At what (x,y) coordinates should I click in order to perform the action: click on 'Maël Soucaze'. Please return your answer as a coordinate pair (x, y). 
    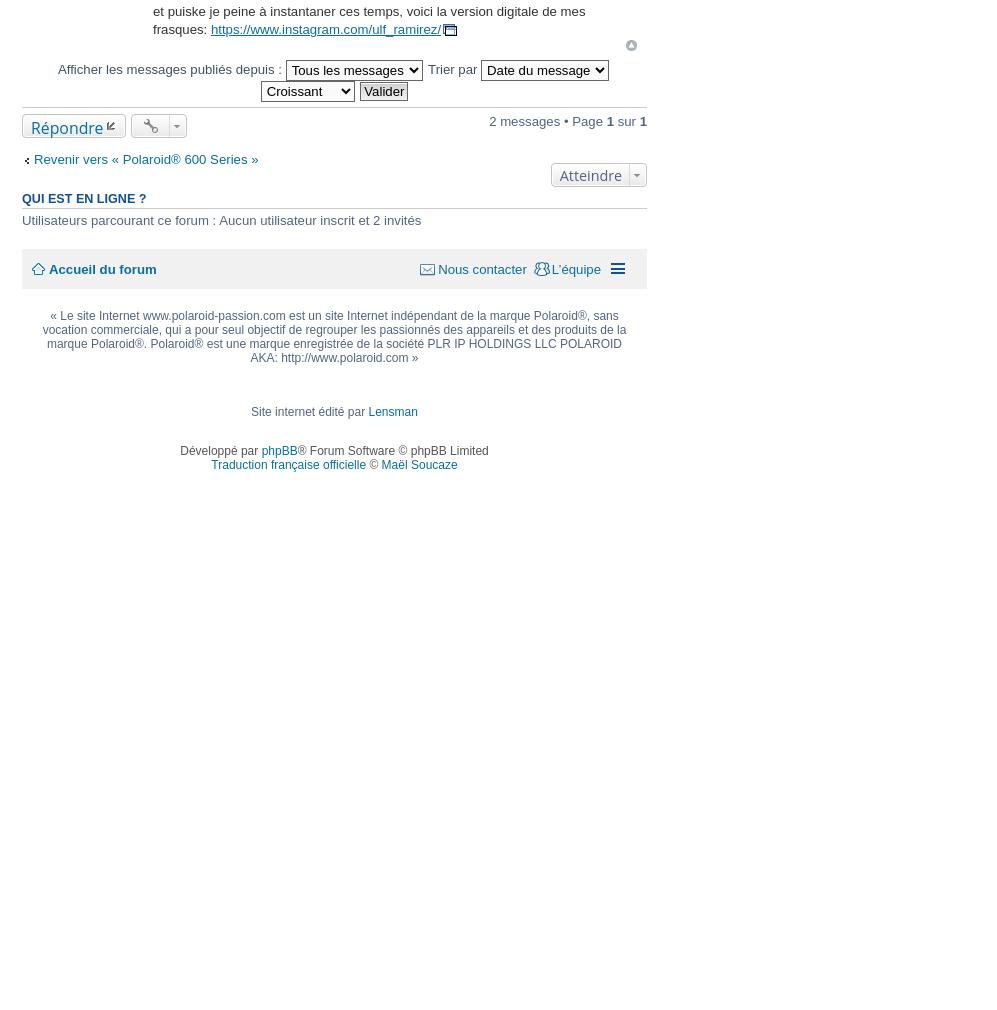
    Looking at the image, I should click on (418, 463).